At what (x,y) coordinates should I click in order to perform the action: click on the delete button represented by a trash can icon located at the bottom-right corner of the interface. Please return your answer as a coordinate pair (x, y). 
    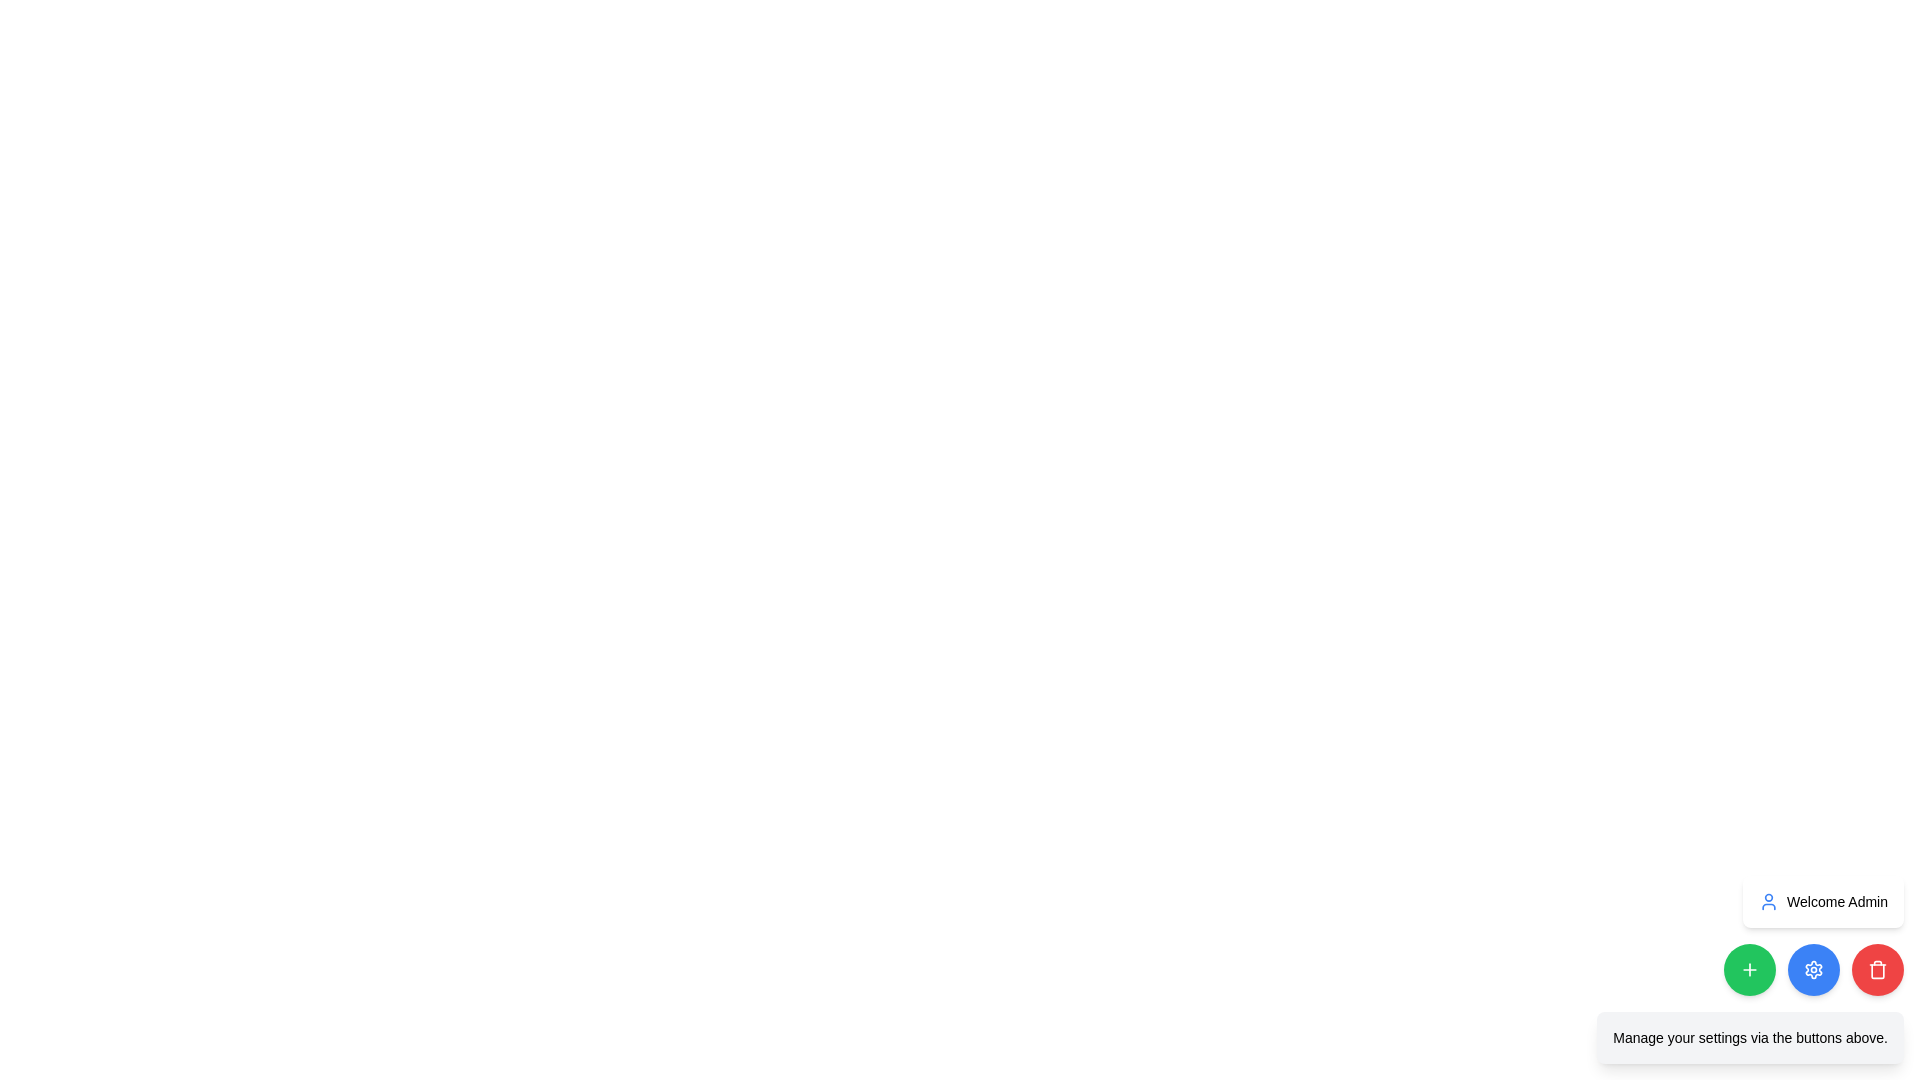
    Looking at the image, I should click on (1876, 968).